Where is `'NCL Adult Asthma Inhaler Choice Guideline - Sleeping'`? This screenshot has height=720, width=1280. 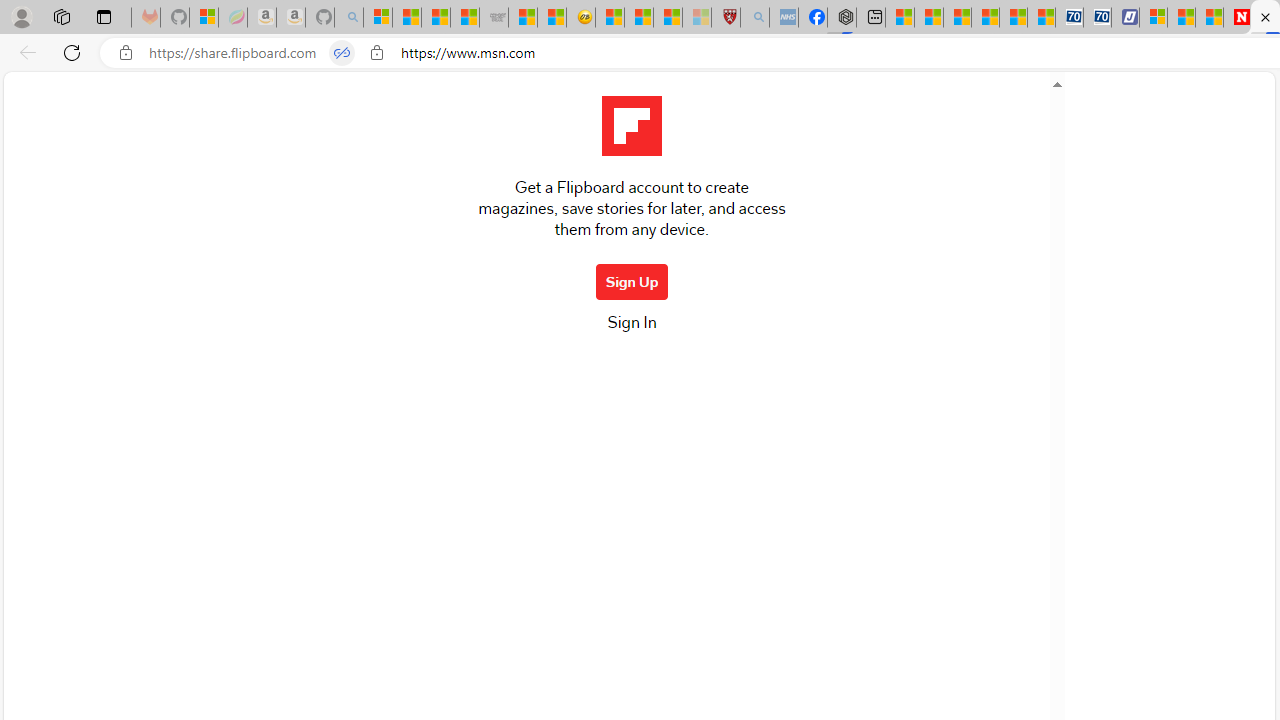 'NCL Adult Asthma Inhaler Choice Guideline - Sleeping' is located at coordinates (783, 17).